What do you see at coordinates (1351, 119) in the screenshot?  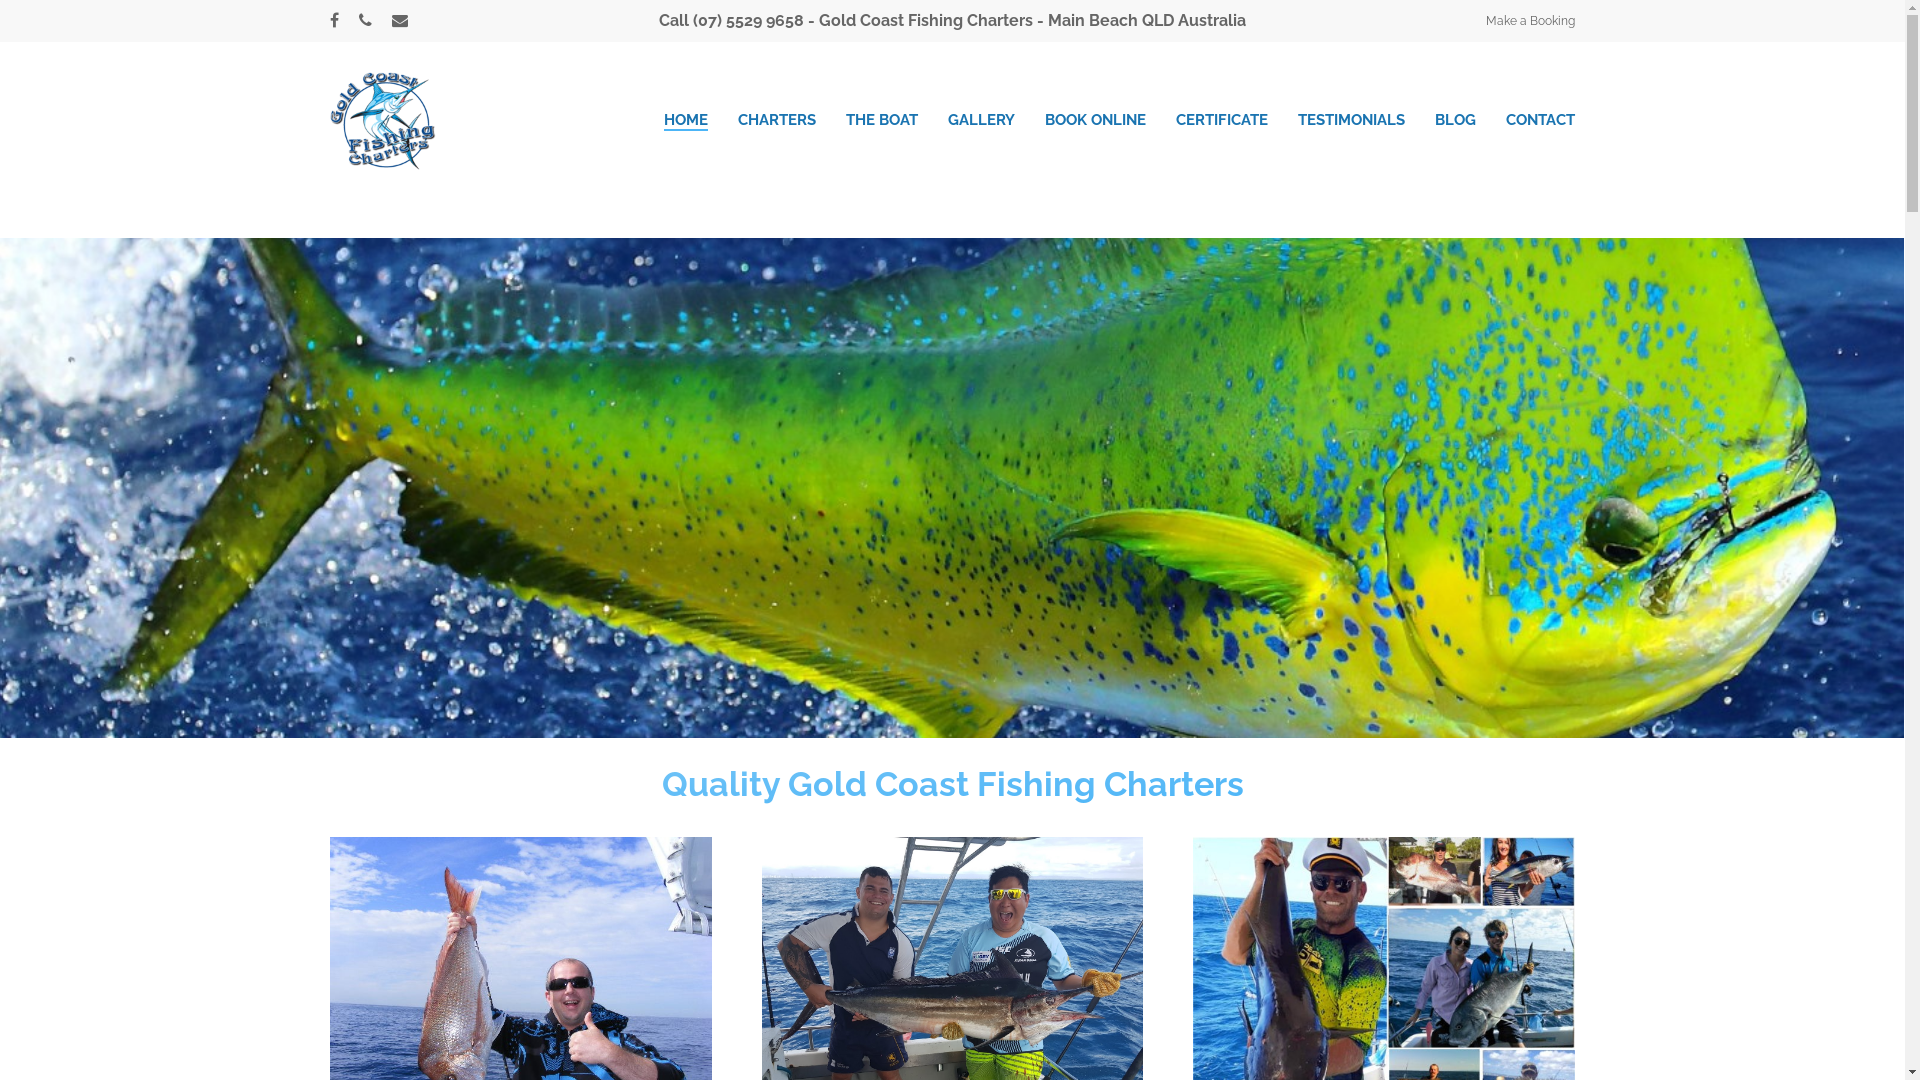 I see `'TESTIMONIALS'` at bounding box center [1351, 119].